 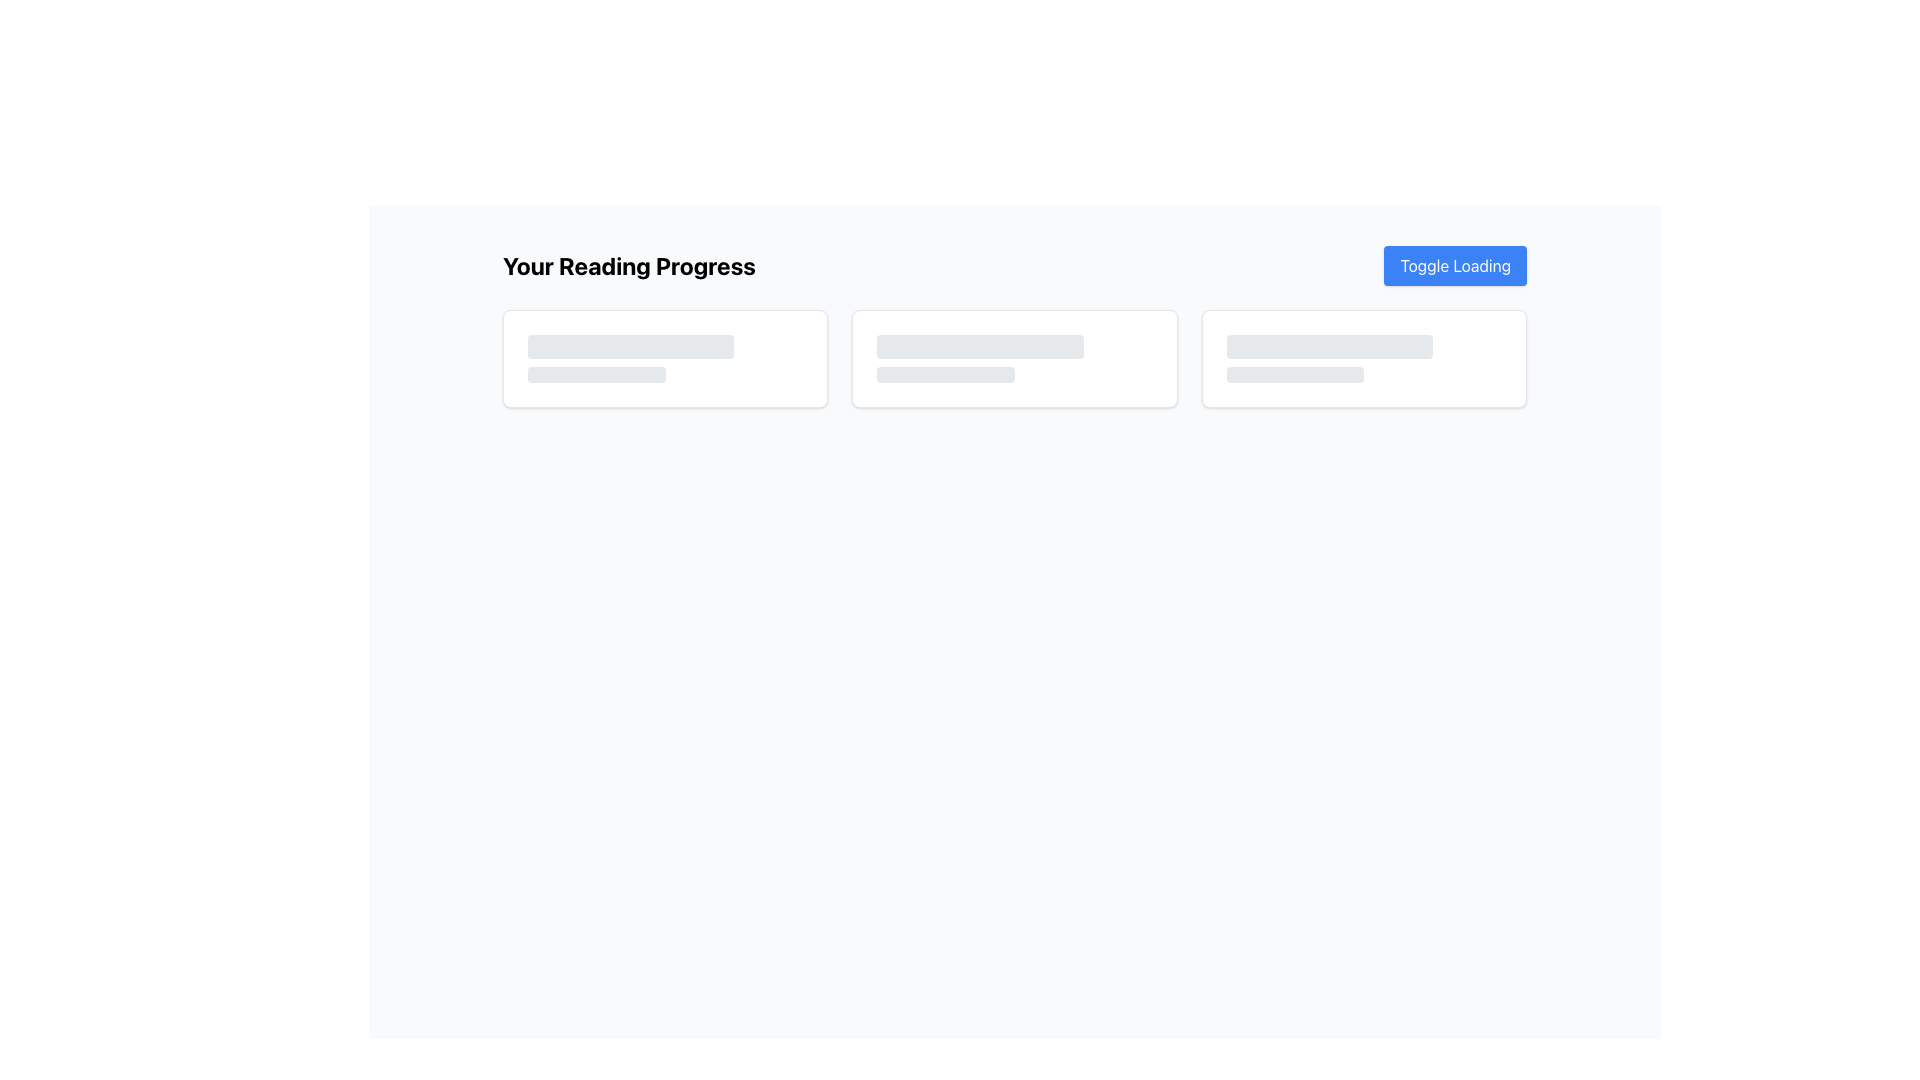 What do you see at coordinates (1362, 357) in the screenshot?
I see `Placeholder Card Interface, which is the rightmost card in a grid of three columns, characterized by rounded corners, a white background, and two placeholder bars` at bounding box center [1362, 357].